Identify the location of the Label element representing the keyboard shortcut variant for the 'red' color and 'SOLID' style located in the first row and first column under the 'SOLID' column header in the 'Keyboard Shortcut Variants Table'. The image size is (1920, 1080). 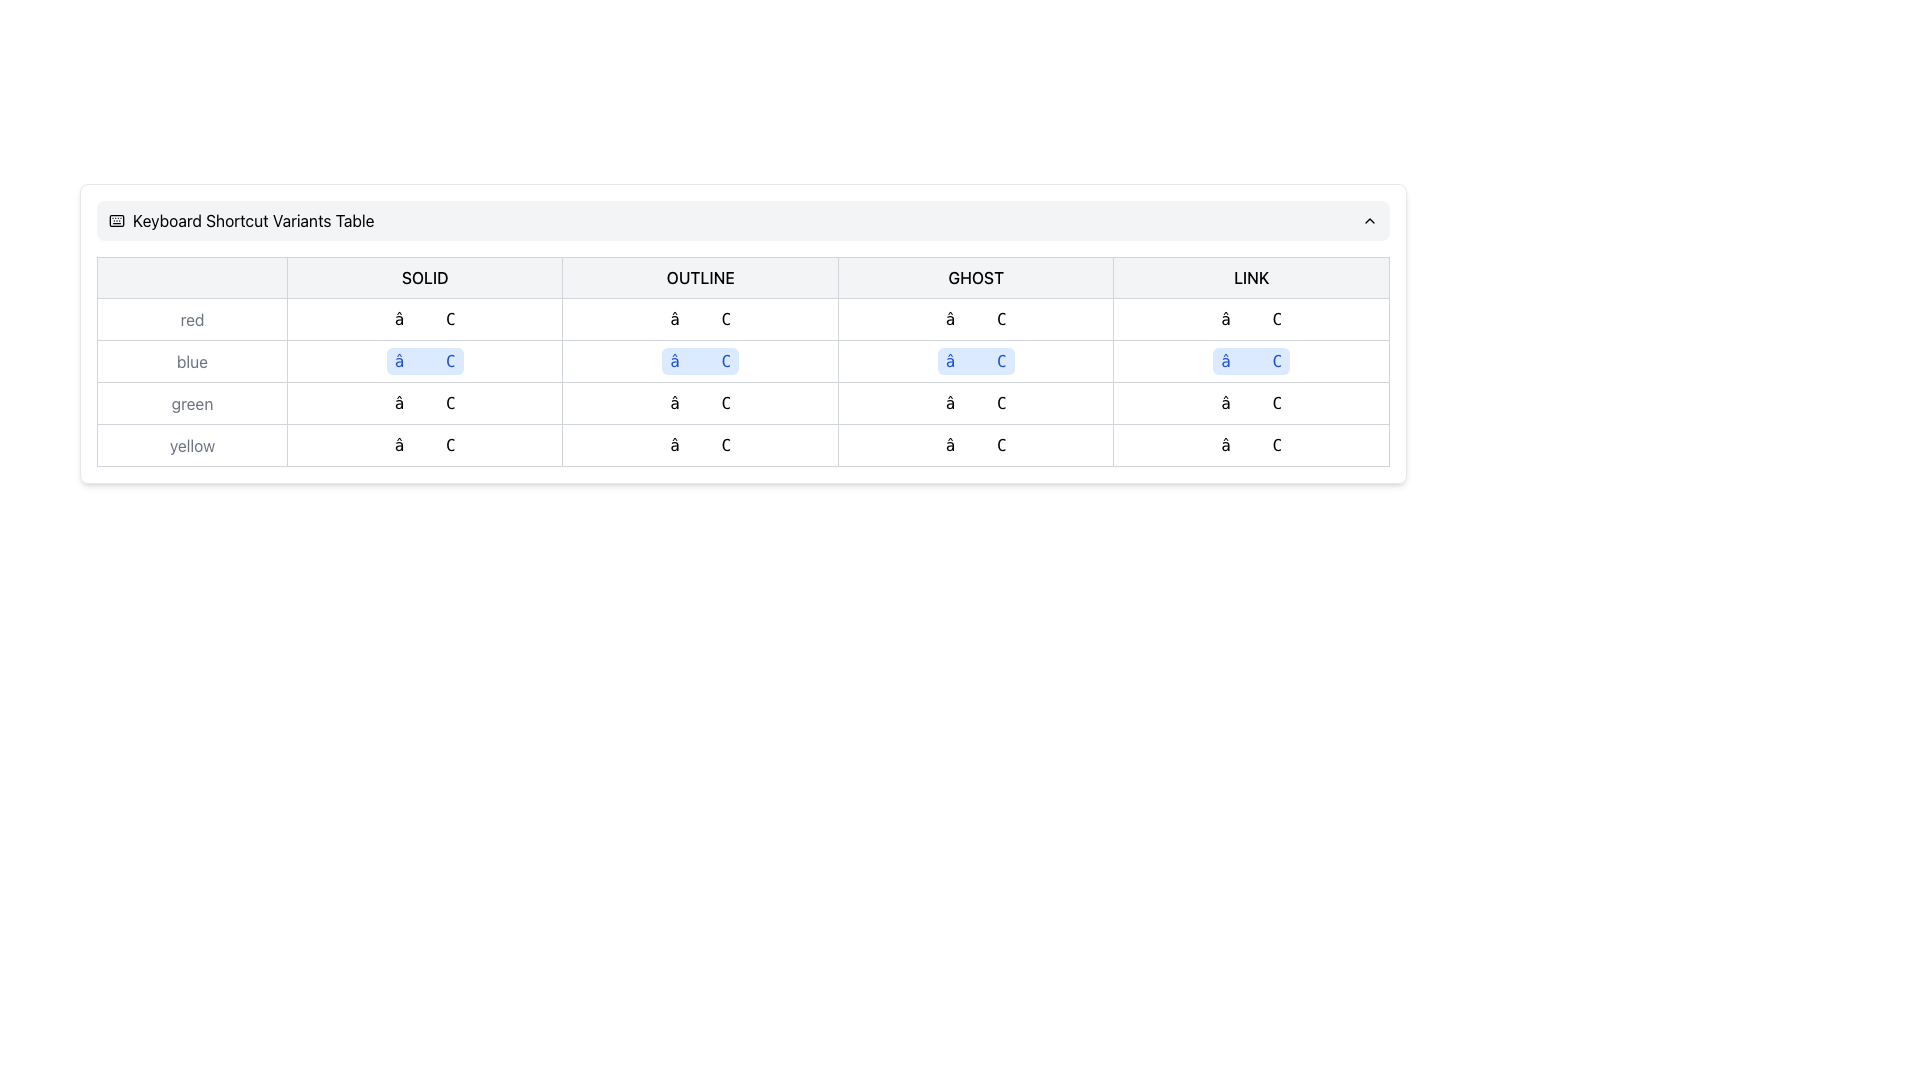
(424, 318).